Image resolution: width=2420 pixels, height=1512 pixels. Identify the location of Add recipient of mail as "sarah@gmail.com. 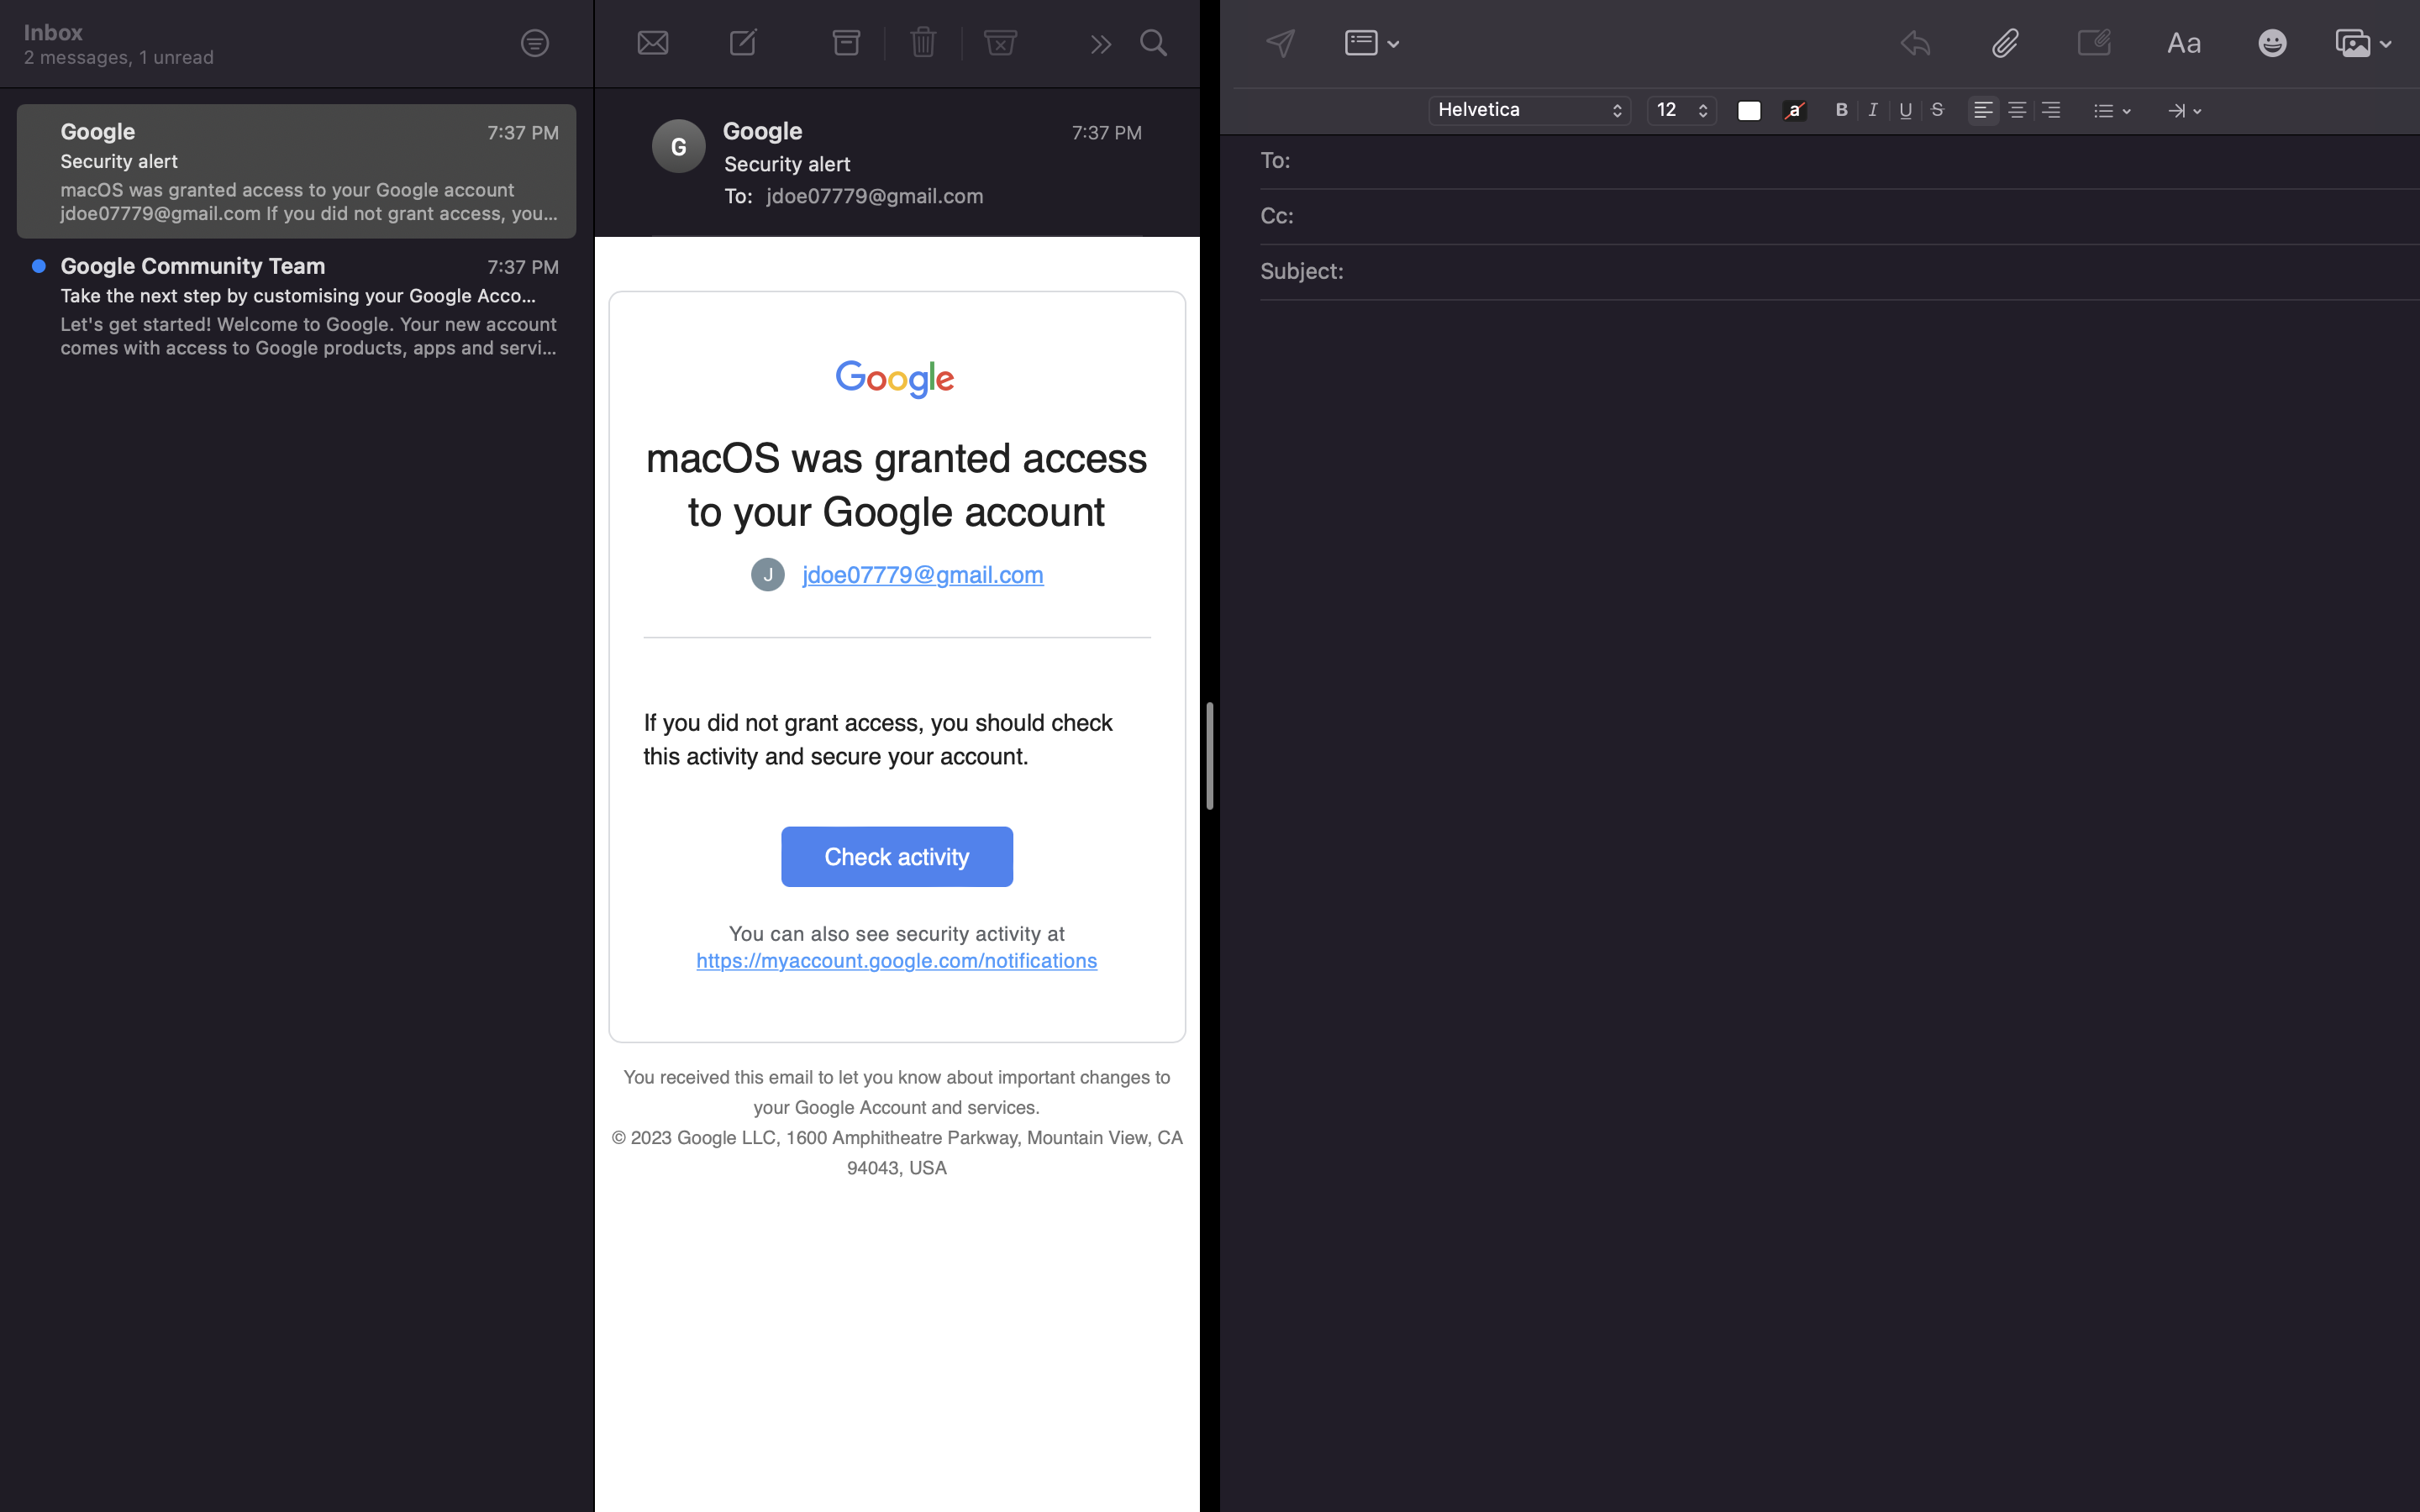
(1854, 162).